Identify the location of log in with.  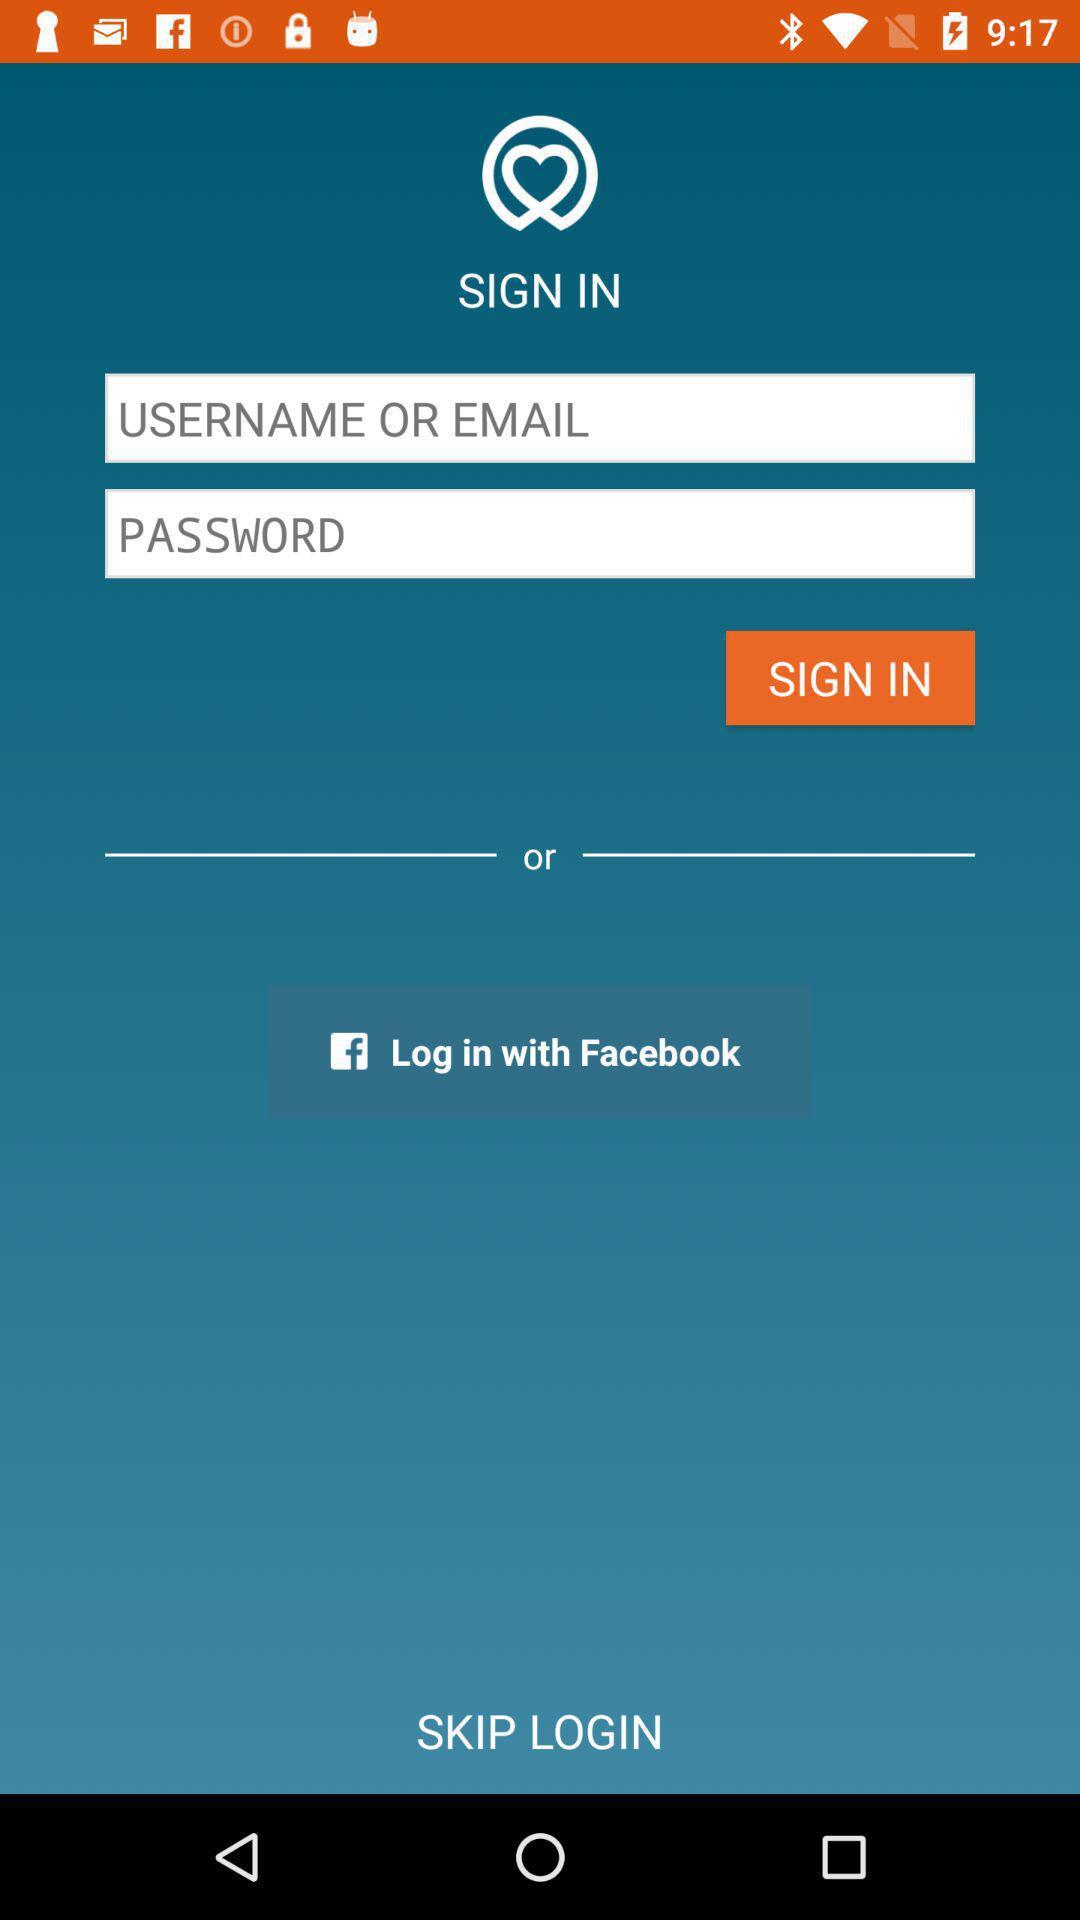
(538, 1050).